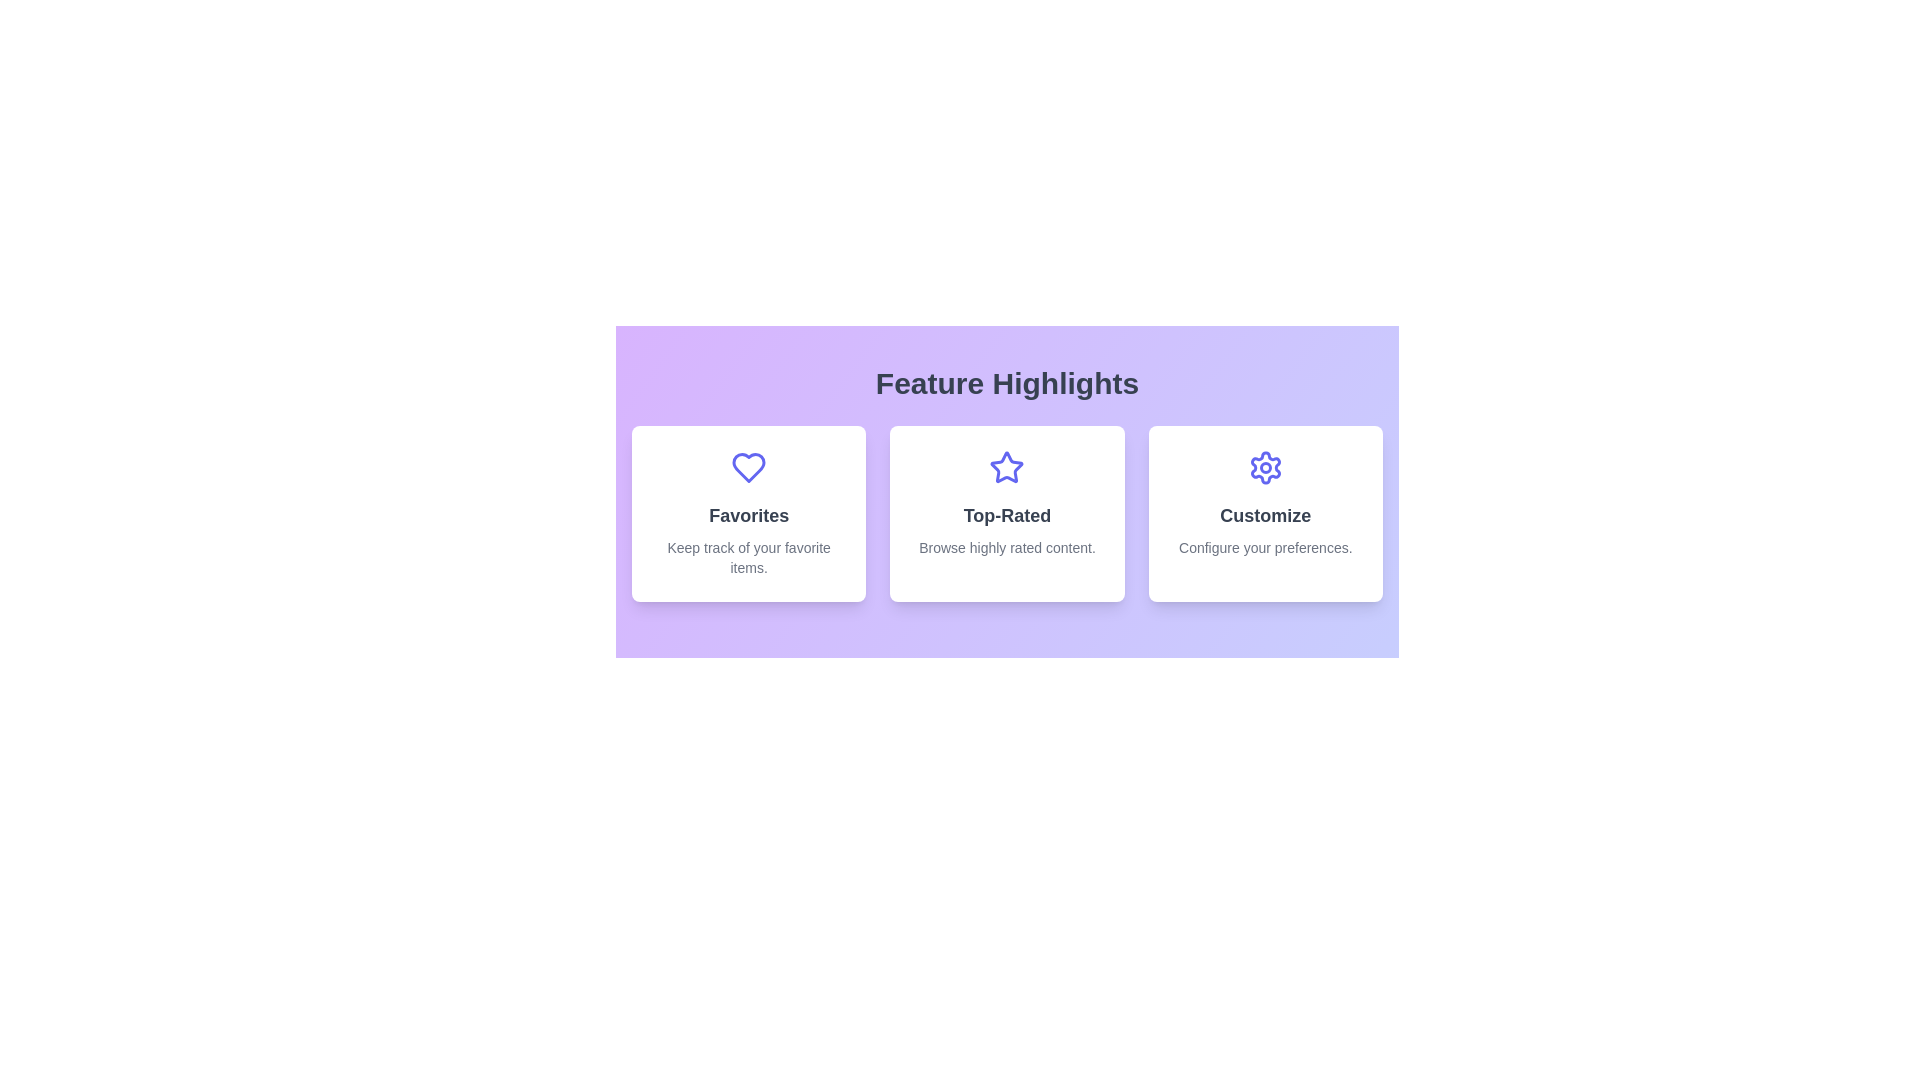 The image size is (1920, 1080). What do you see at coordinates (1007, 467) in the screenshot?
I see `the 'Top-Rated' vector graphic icon located at the center of the card in the 'Feature Highlights' section` at bounding box center [1007, 467].